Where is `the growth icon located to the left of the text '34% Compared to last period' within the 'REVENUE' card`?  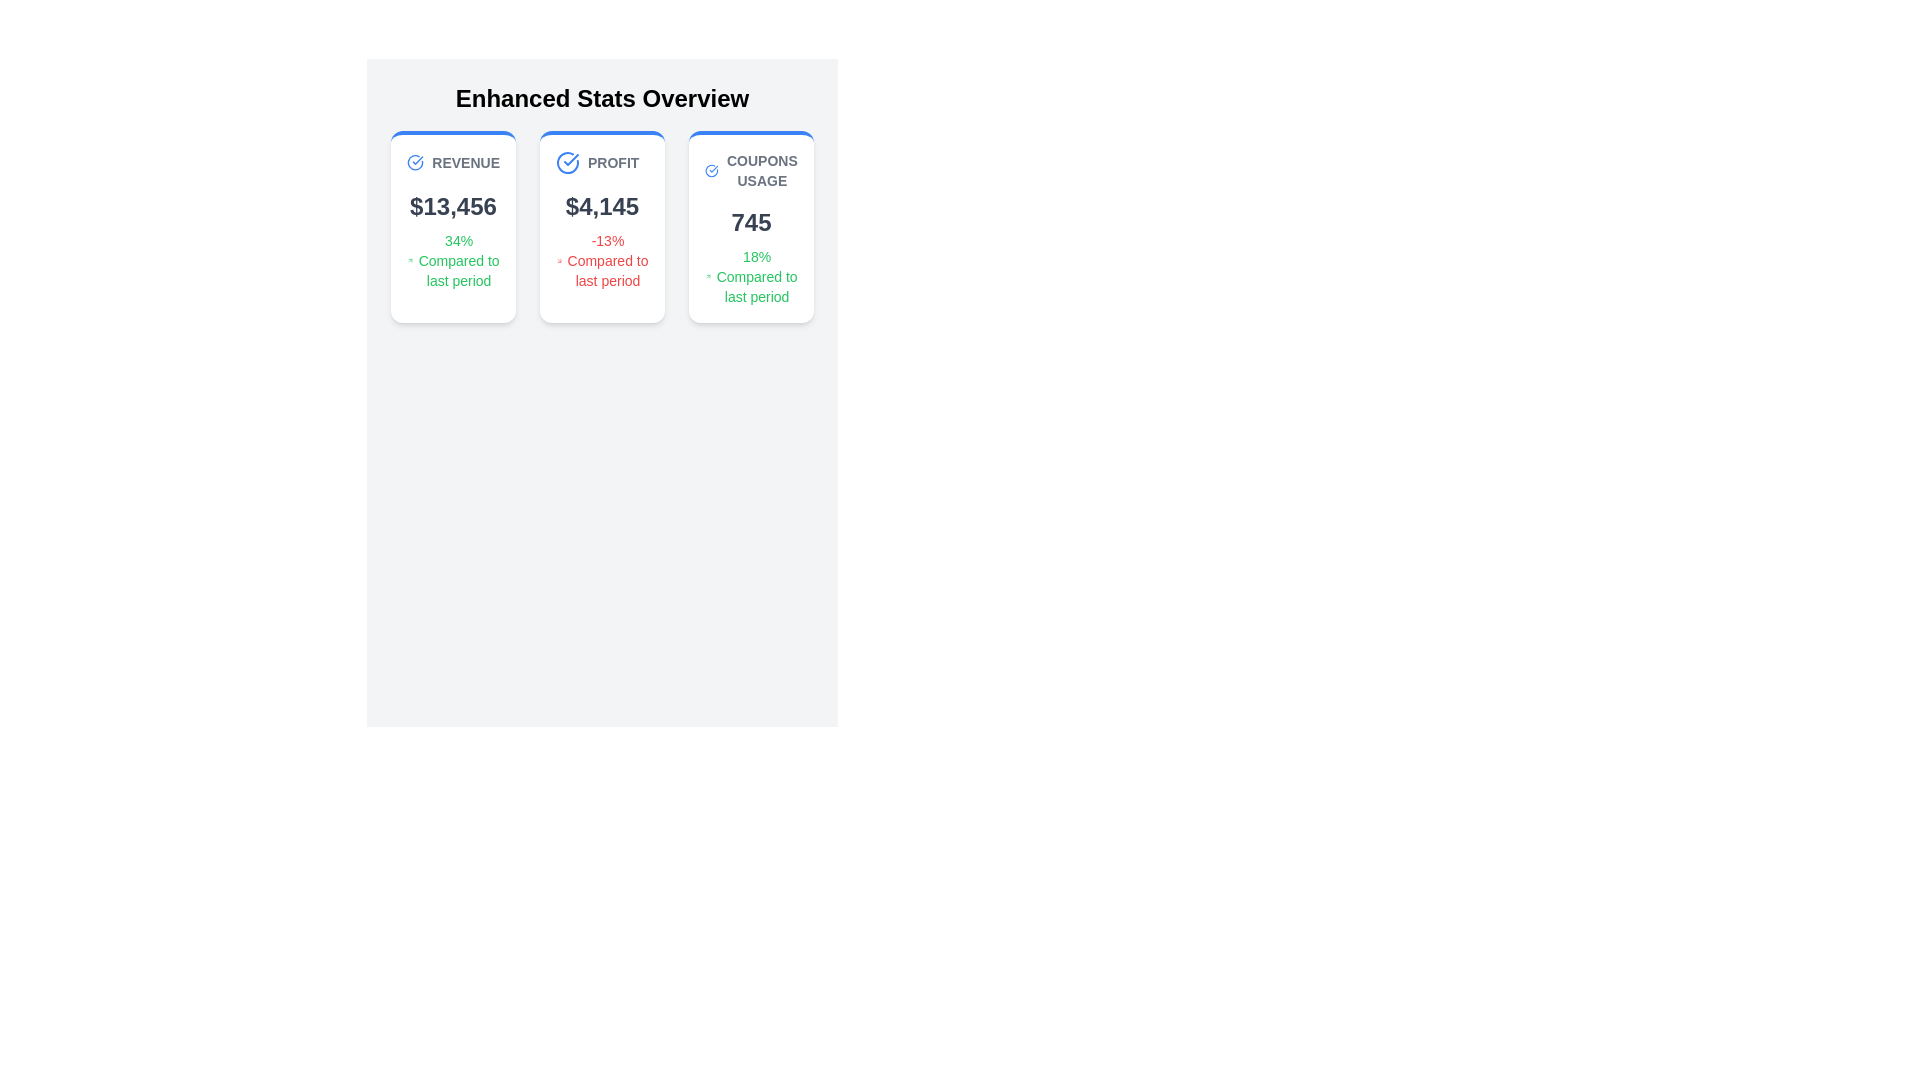
the growth icon located to the left of the text '34% Compared to last period' within the 'REVENUE' card is located at coordinates (409, 260).